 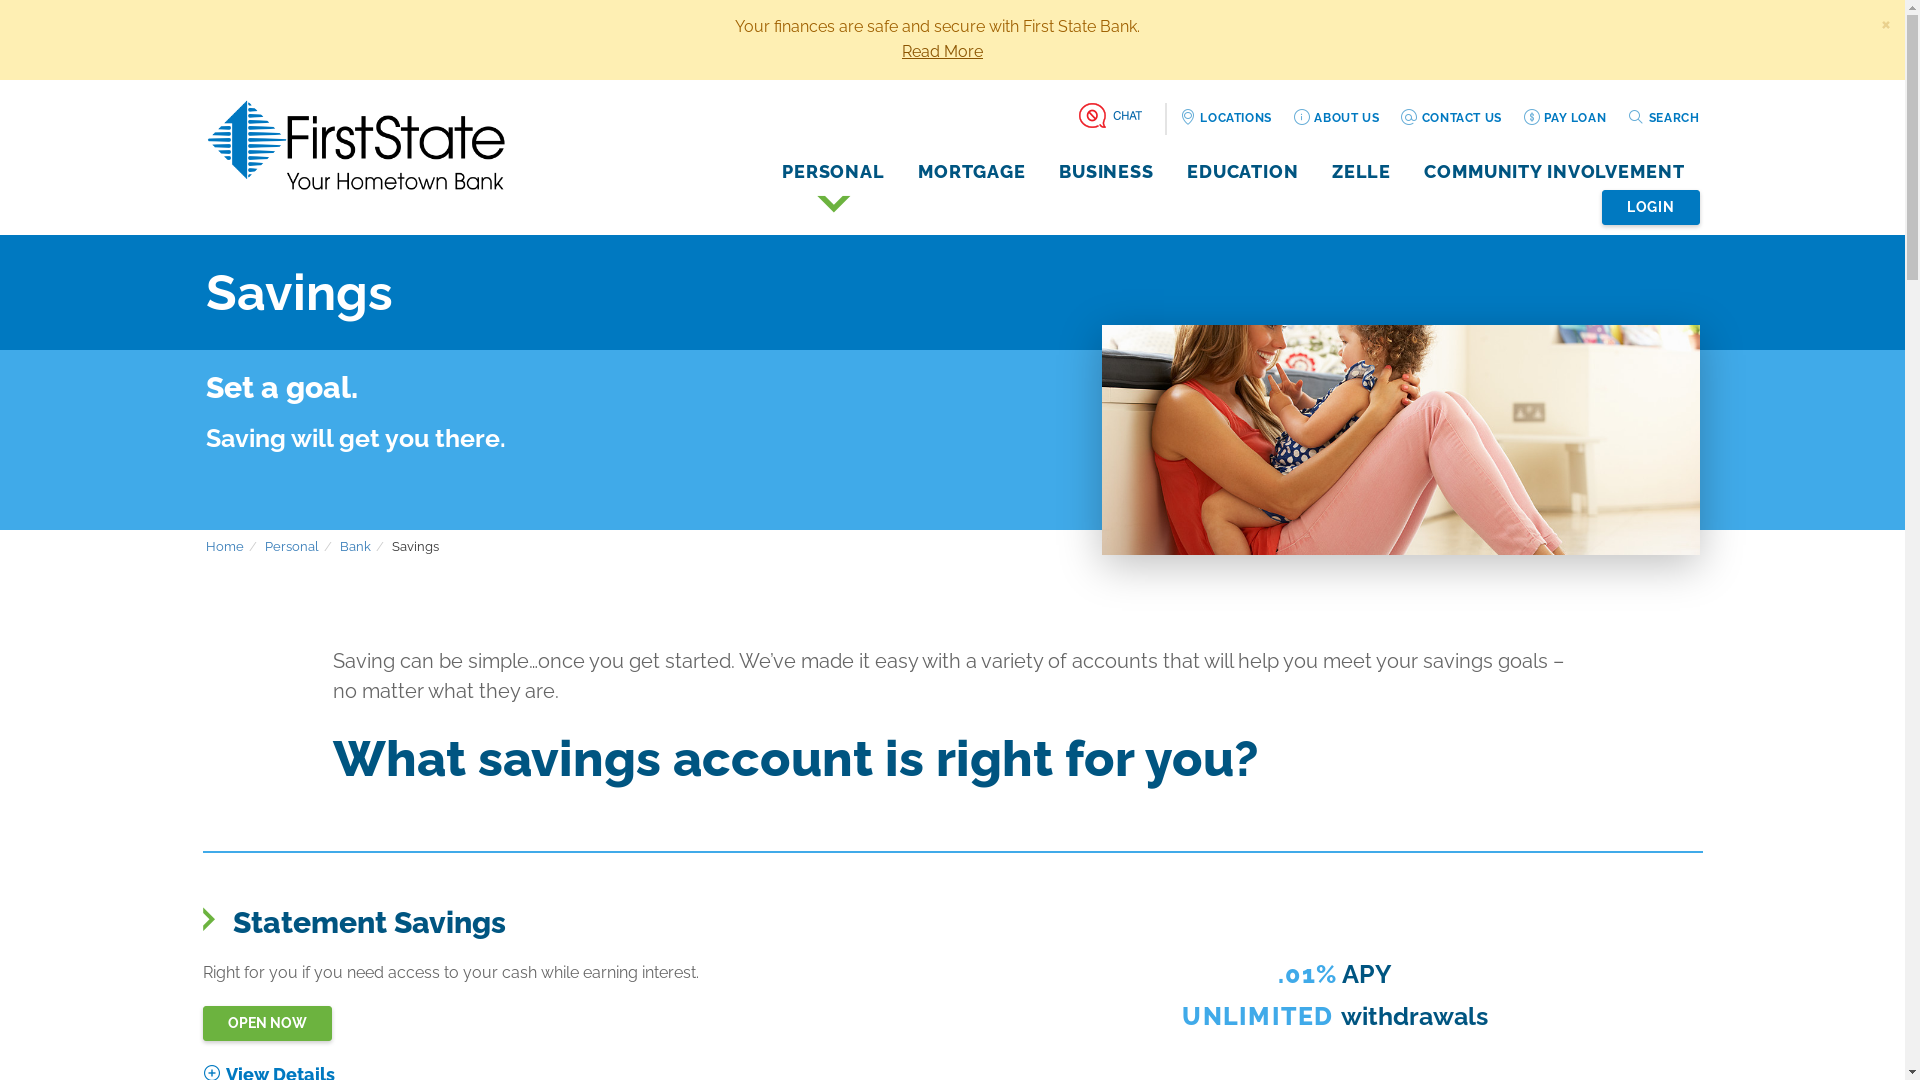 I want to click on 'LOCATIONS', so click(x=1224, y=118).